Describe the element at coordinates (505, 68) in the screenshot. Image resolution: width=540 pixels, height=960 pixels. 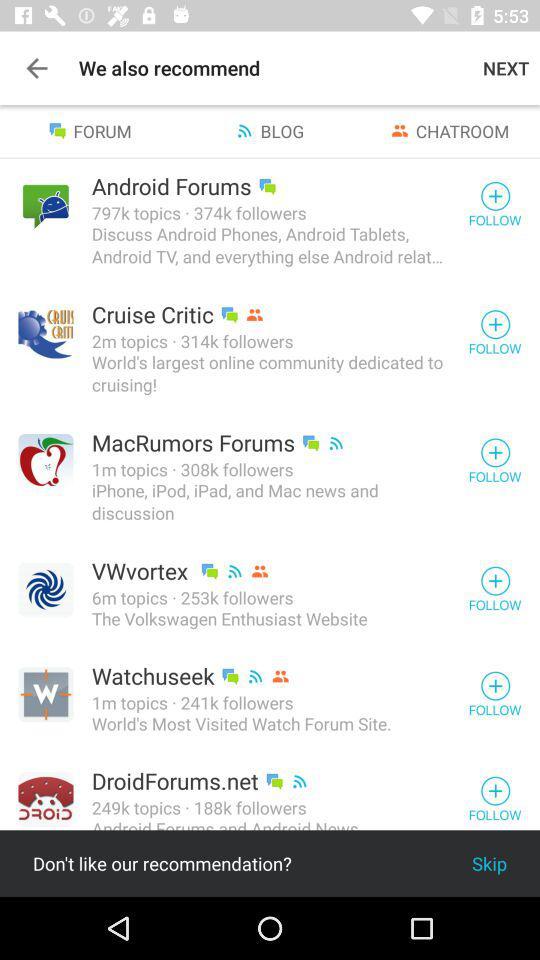
I see `the icon above chatroom item` at that location.